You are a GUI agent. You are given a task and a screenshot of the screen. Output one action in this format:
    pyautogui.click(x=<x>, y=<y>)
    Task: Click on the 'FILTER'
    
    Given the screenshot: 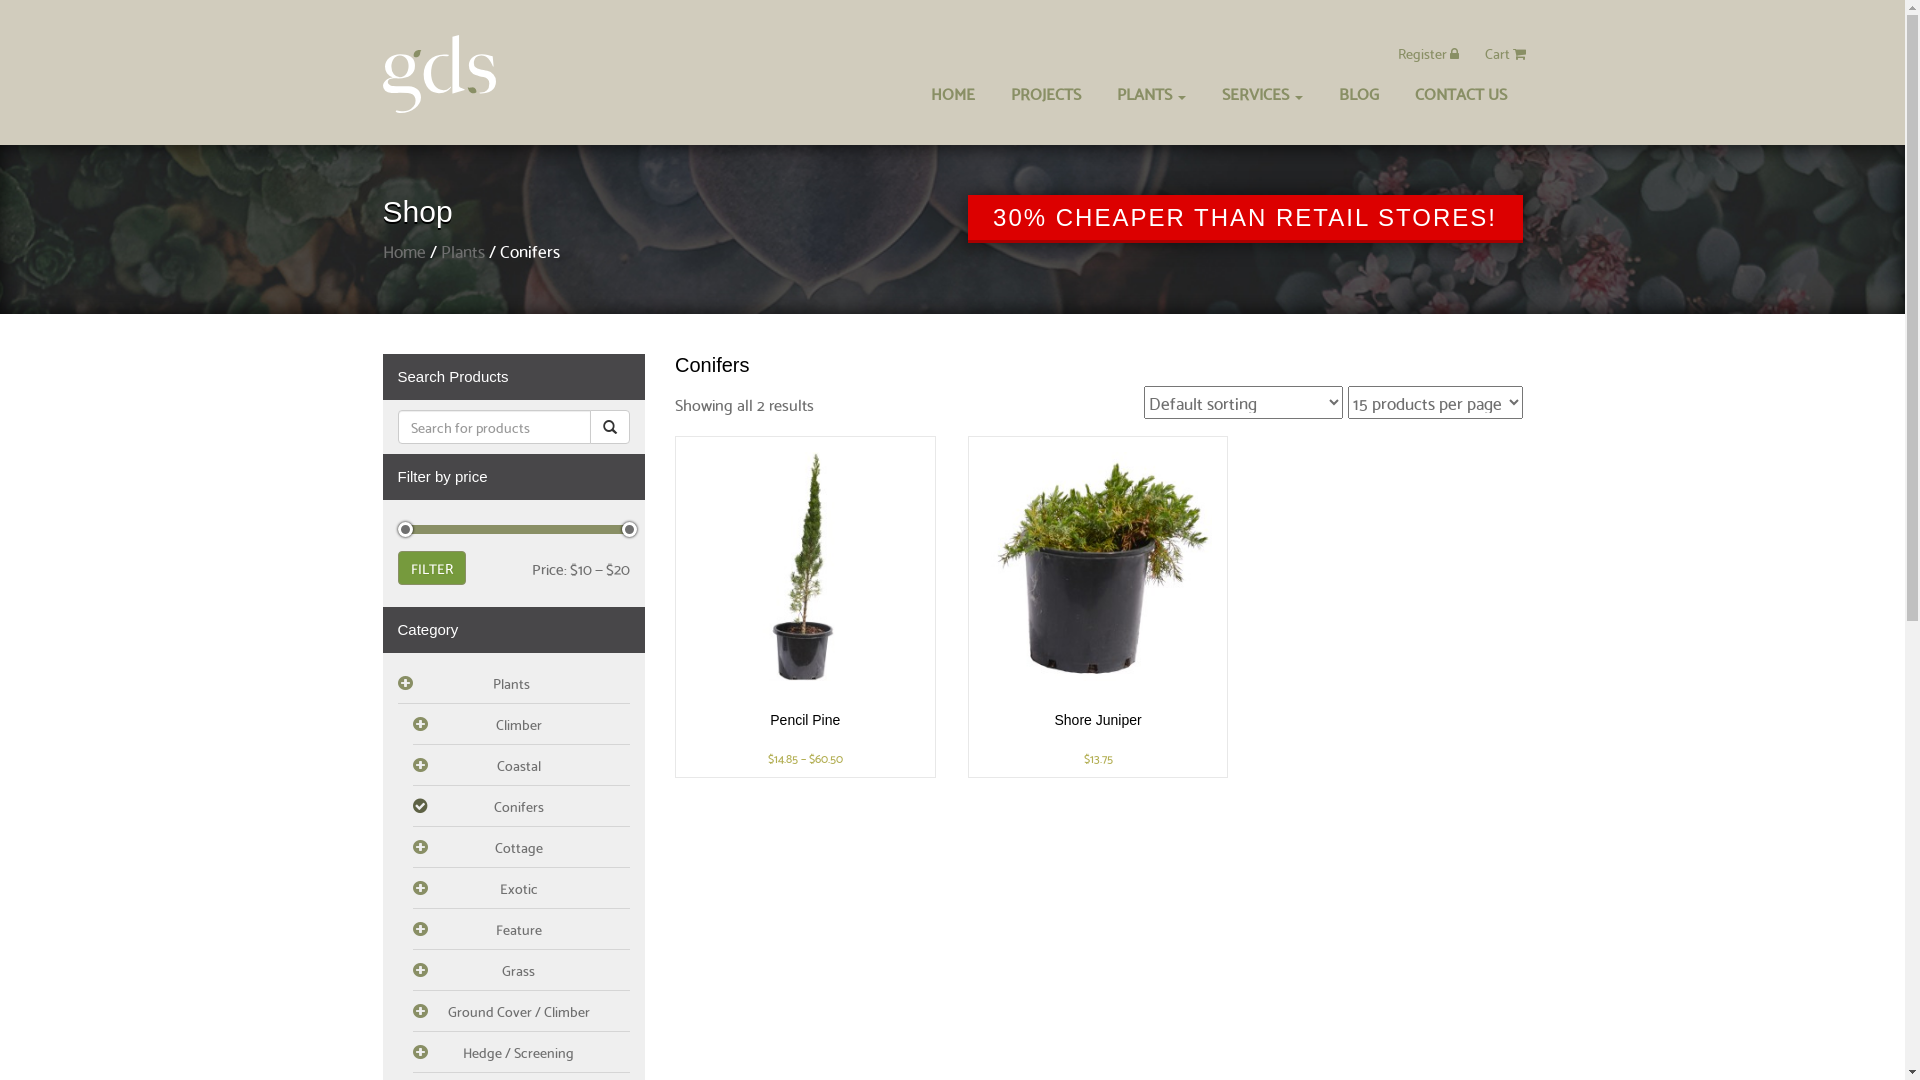 What is the action you would take?
    pyautogui.click(x=398, y=567)
    